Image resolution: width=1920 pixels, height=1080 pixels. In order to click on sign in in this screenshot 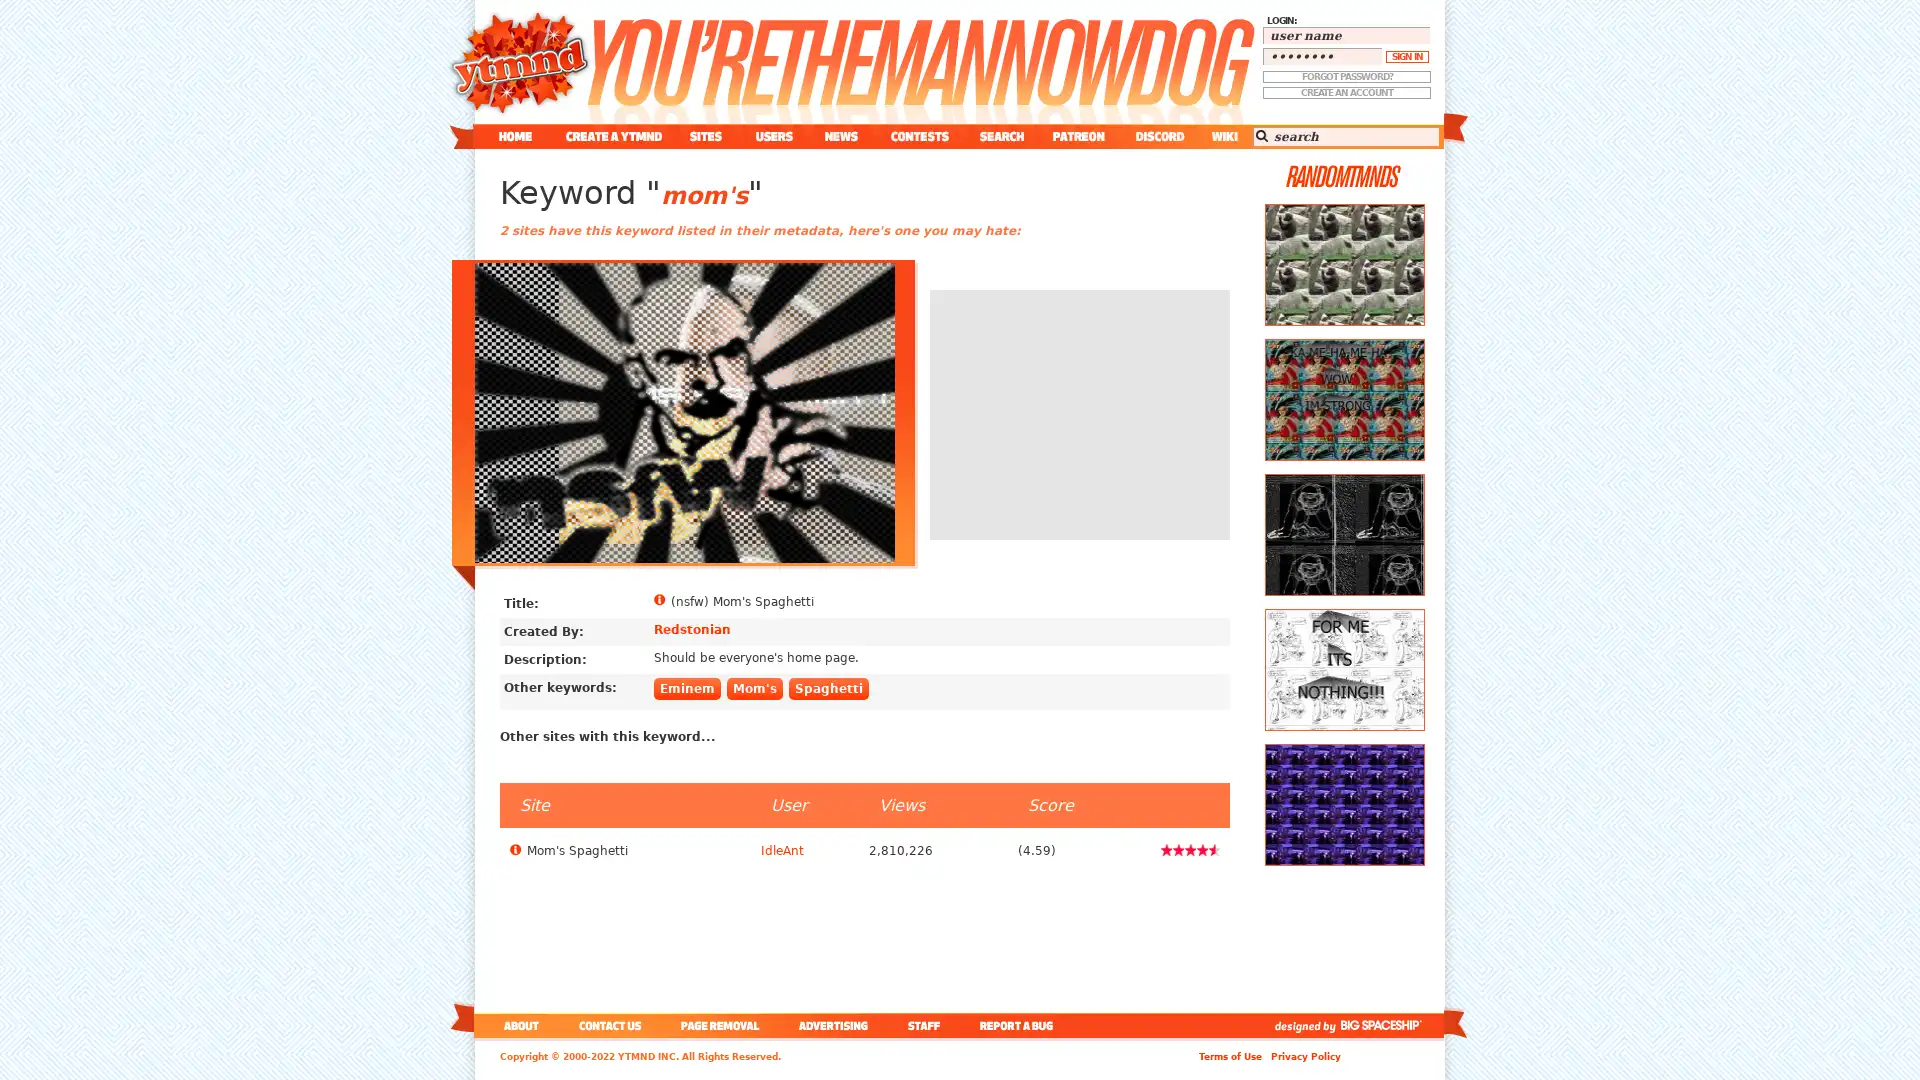, I will do `click(1406, 56)`.